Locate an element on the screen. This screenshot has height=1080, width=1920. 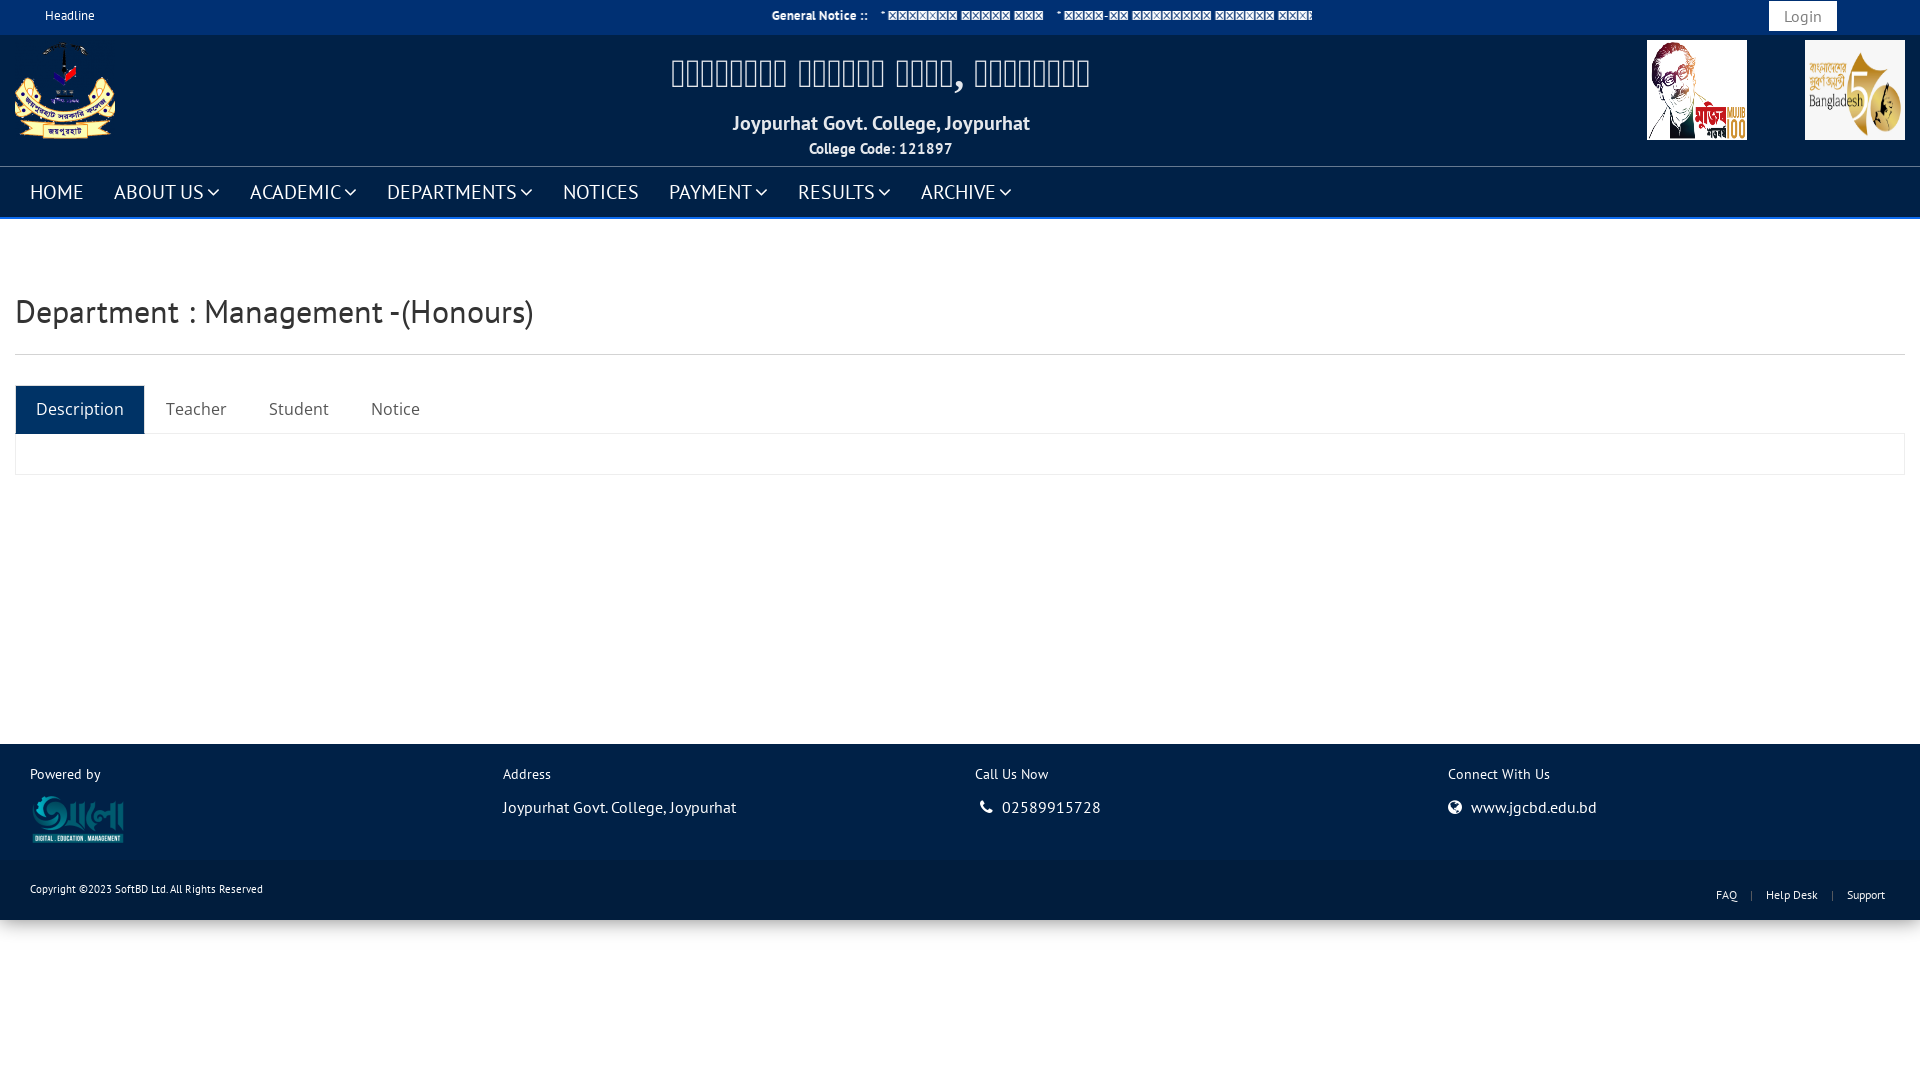
'Student' is located at coordinates (247, 408).